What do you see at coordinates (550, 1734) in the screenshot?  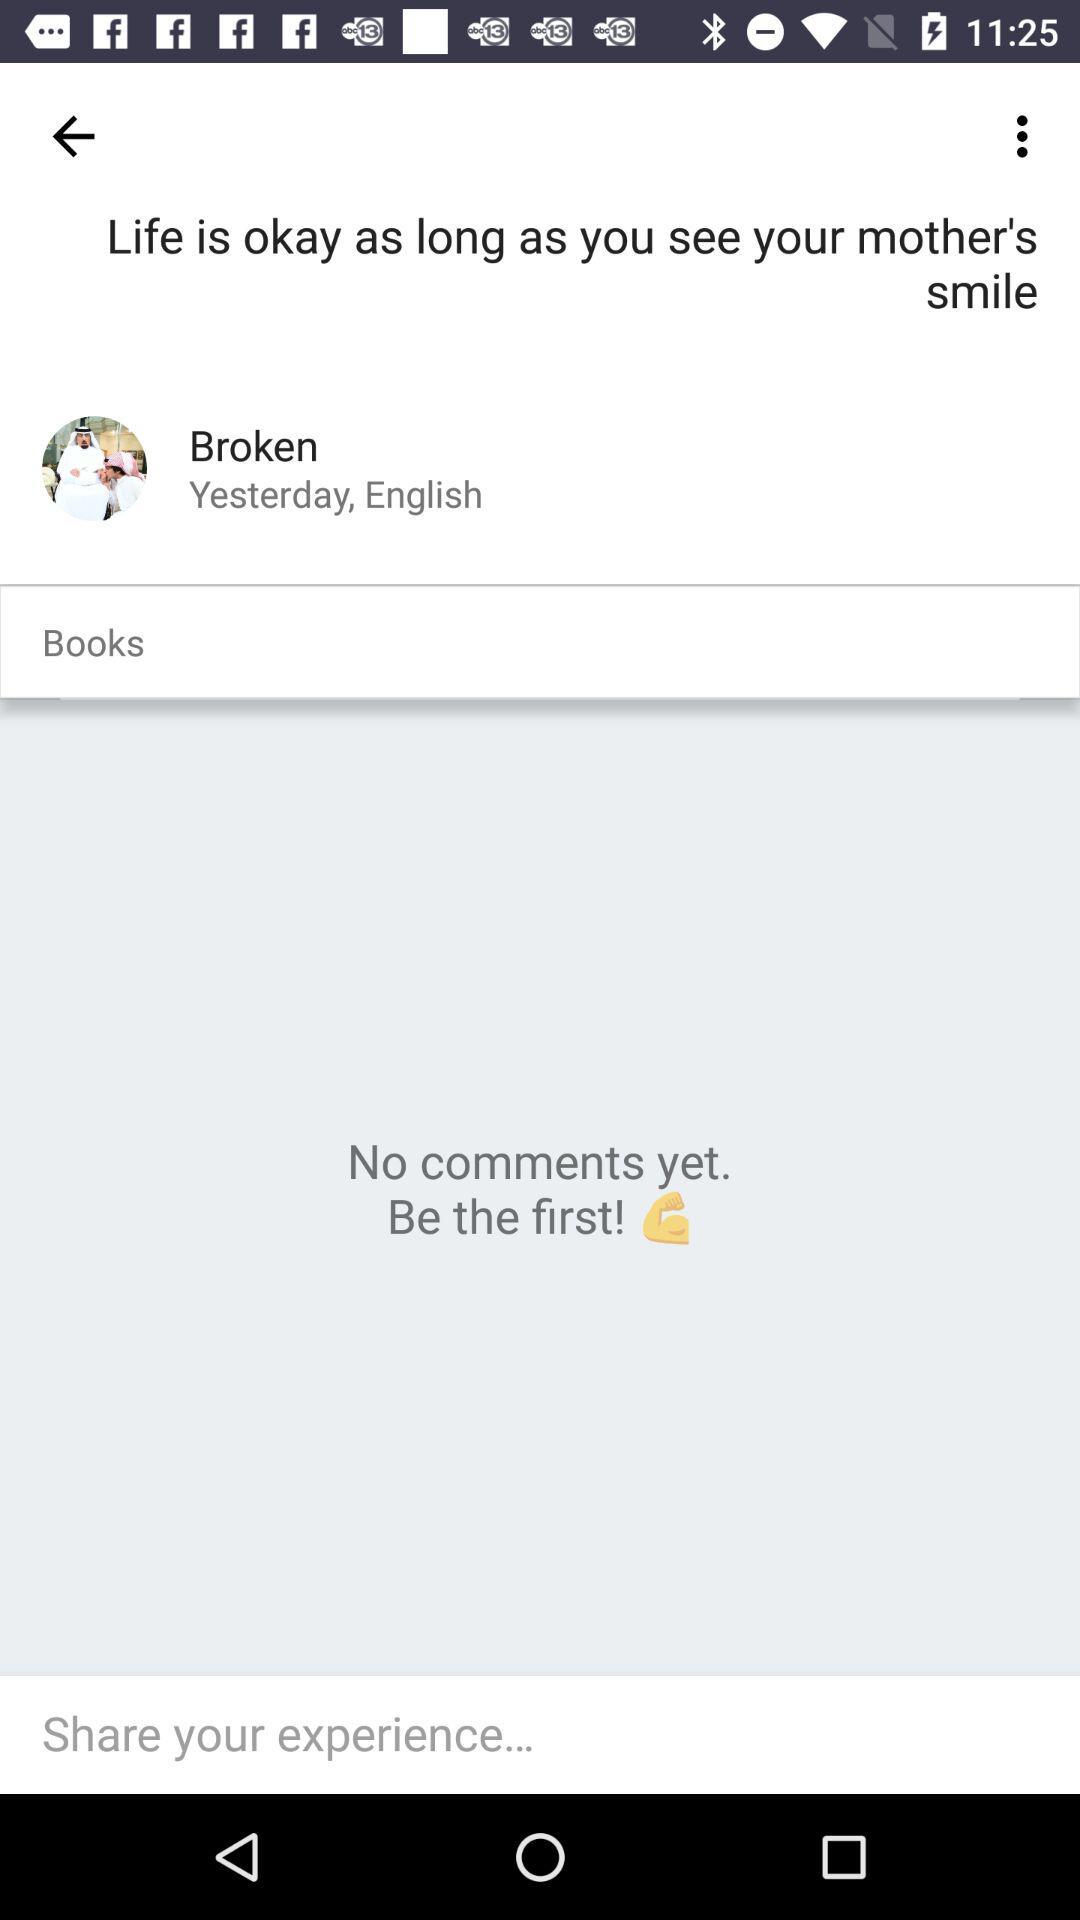 I see `share your experience field` at bounding box center [550, 1734].